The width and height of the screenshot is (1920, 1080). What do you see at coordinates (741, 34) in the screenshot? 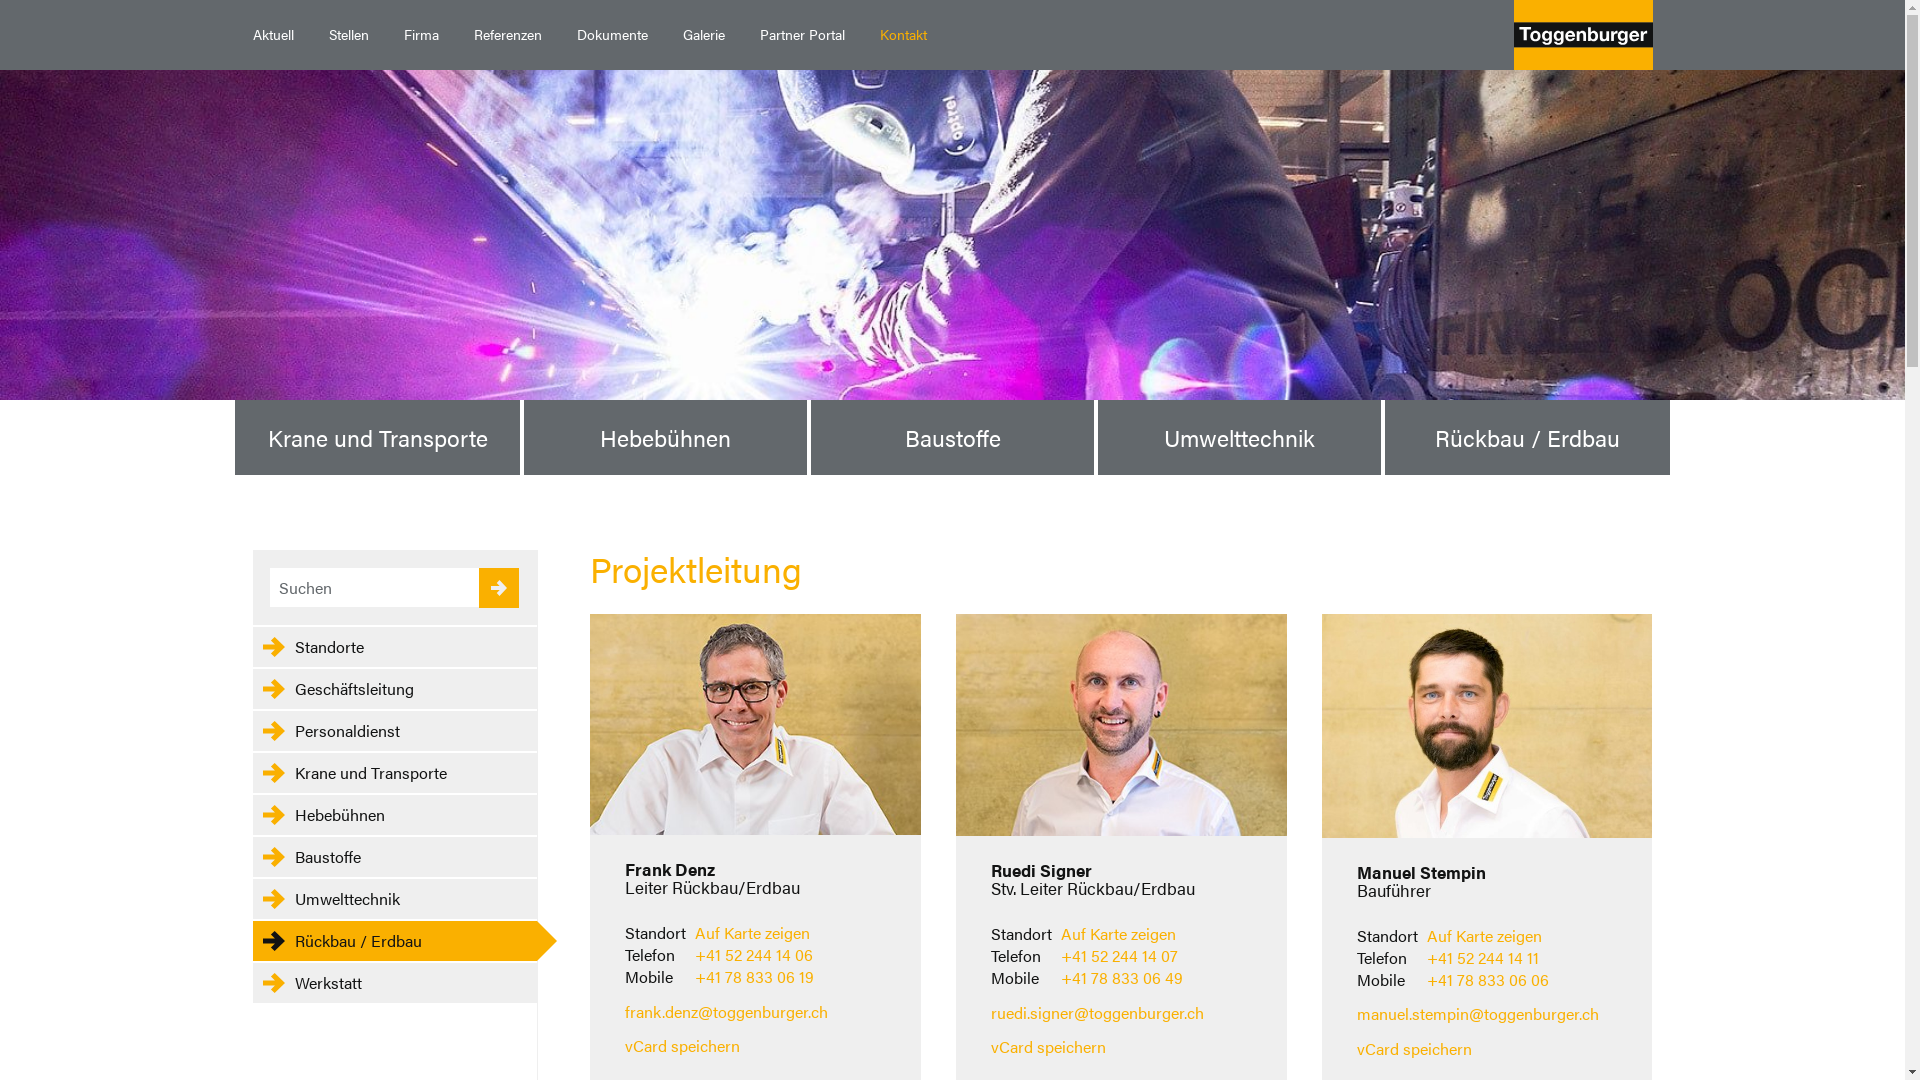
I see `'Partner Portal'` at bounding box center [741, 34].